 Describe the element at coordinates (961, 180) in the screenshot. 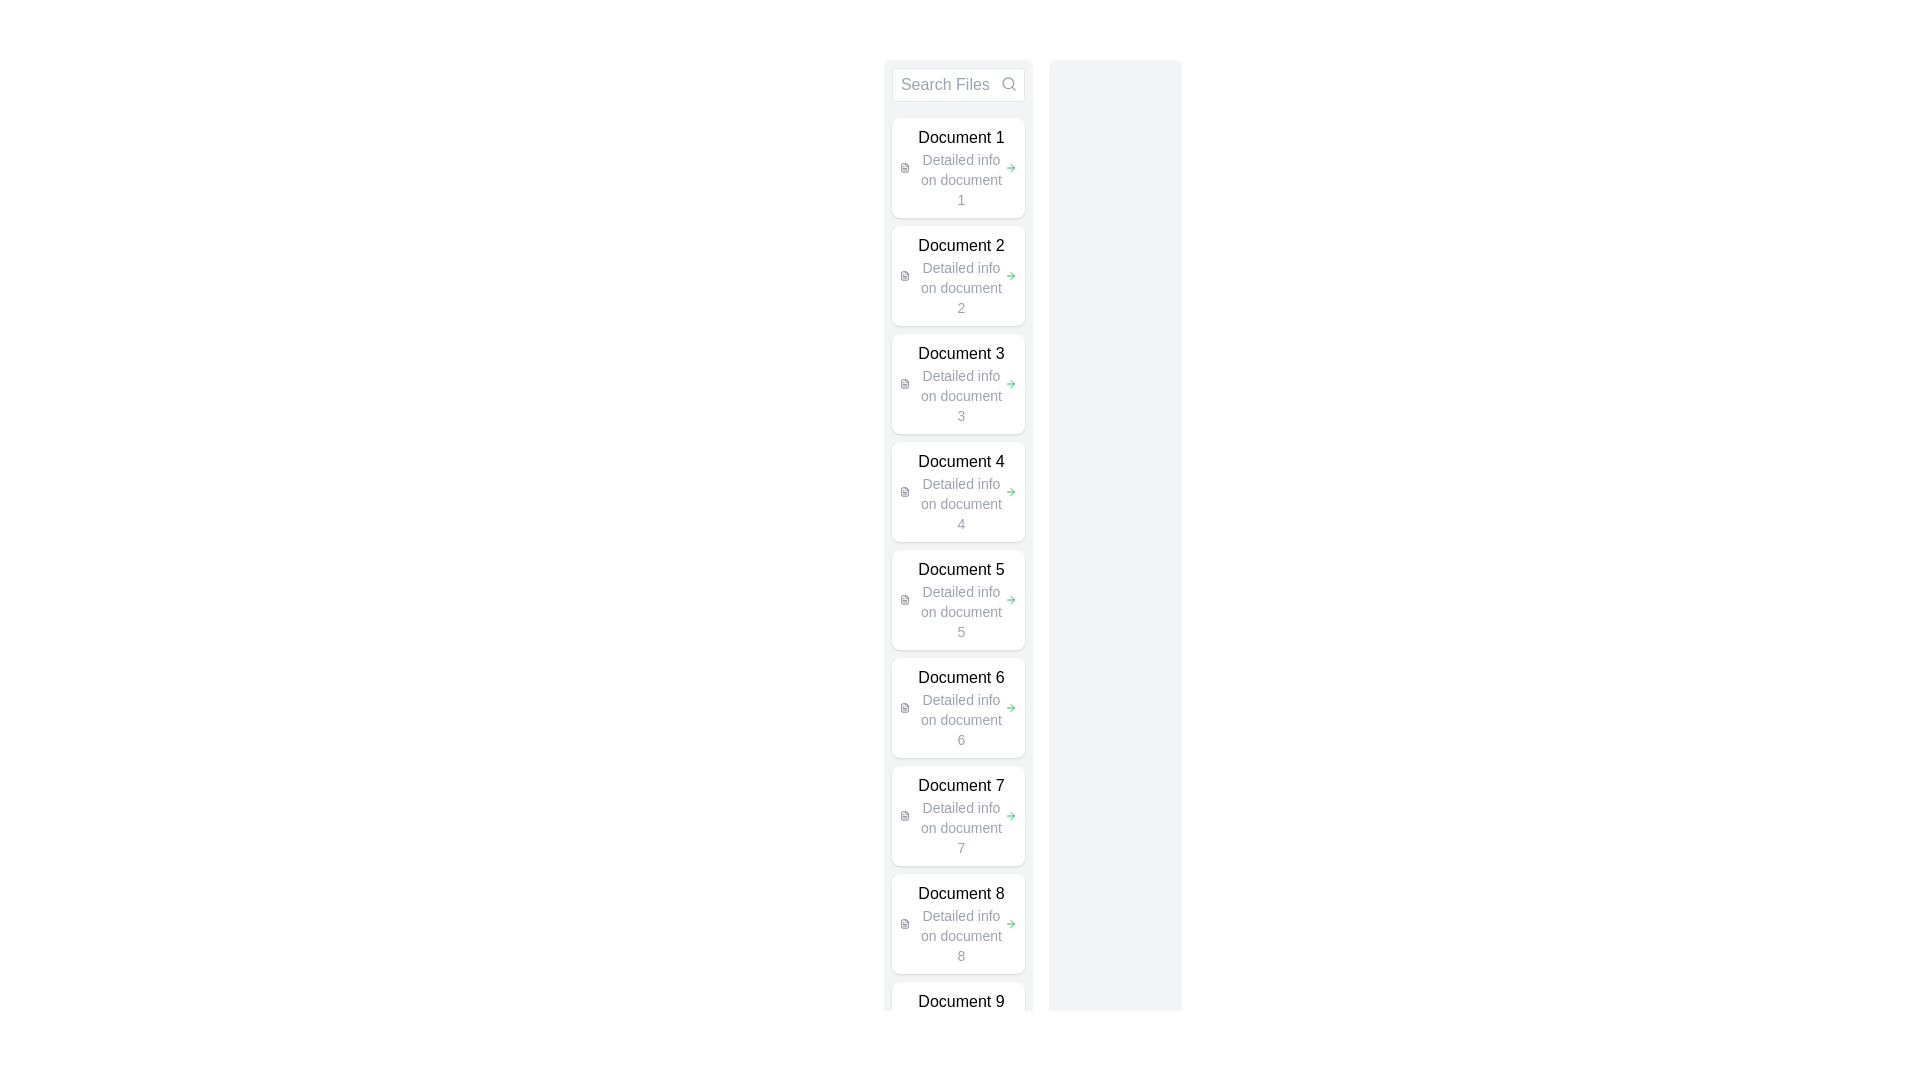

I see `the small-sized gray text element that reads 'Detailed info on document 1', located directly under the 'Document 1' heading in the document list` at that location.